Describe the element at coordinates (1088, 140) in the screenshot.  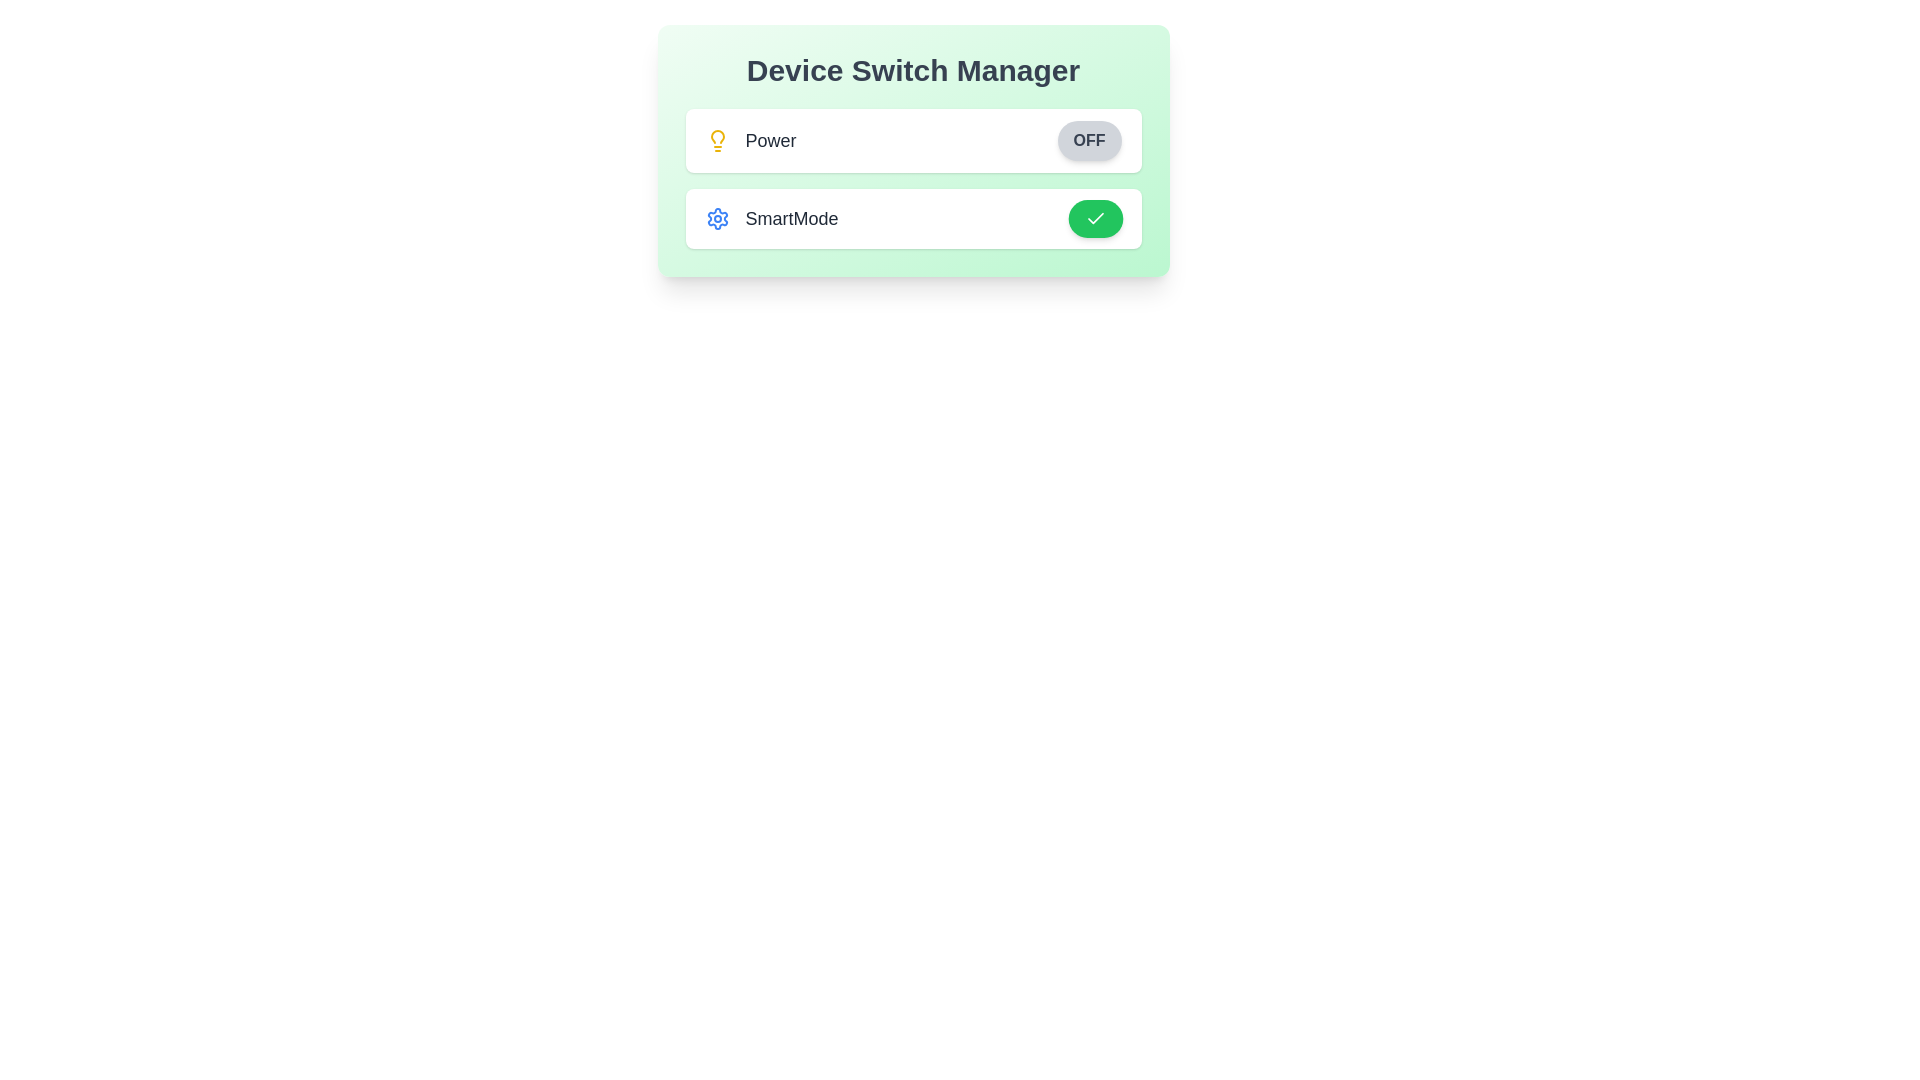
I see `the 'Power' switch button to toggle its state` at that location.